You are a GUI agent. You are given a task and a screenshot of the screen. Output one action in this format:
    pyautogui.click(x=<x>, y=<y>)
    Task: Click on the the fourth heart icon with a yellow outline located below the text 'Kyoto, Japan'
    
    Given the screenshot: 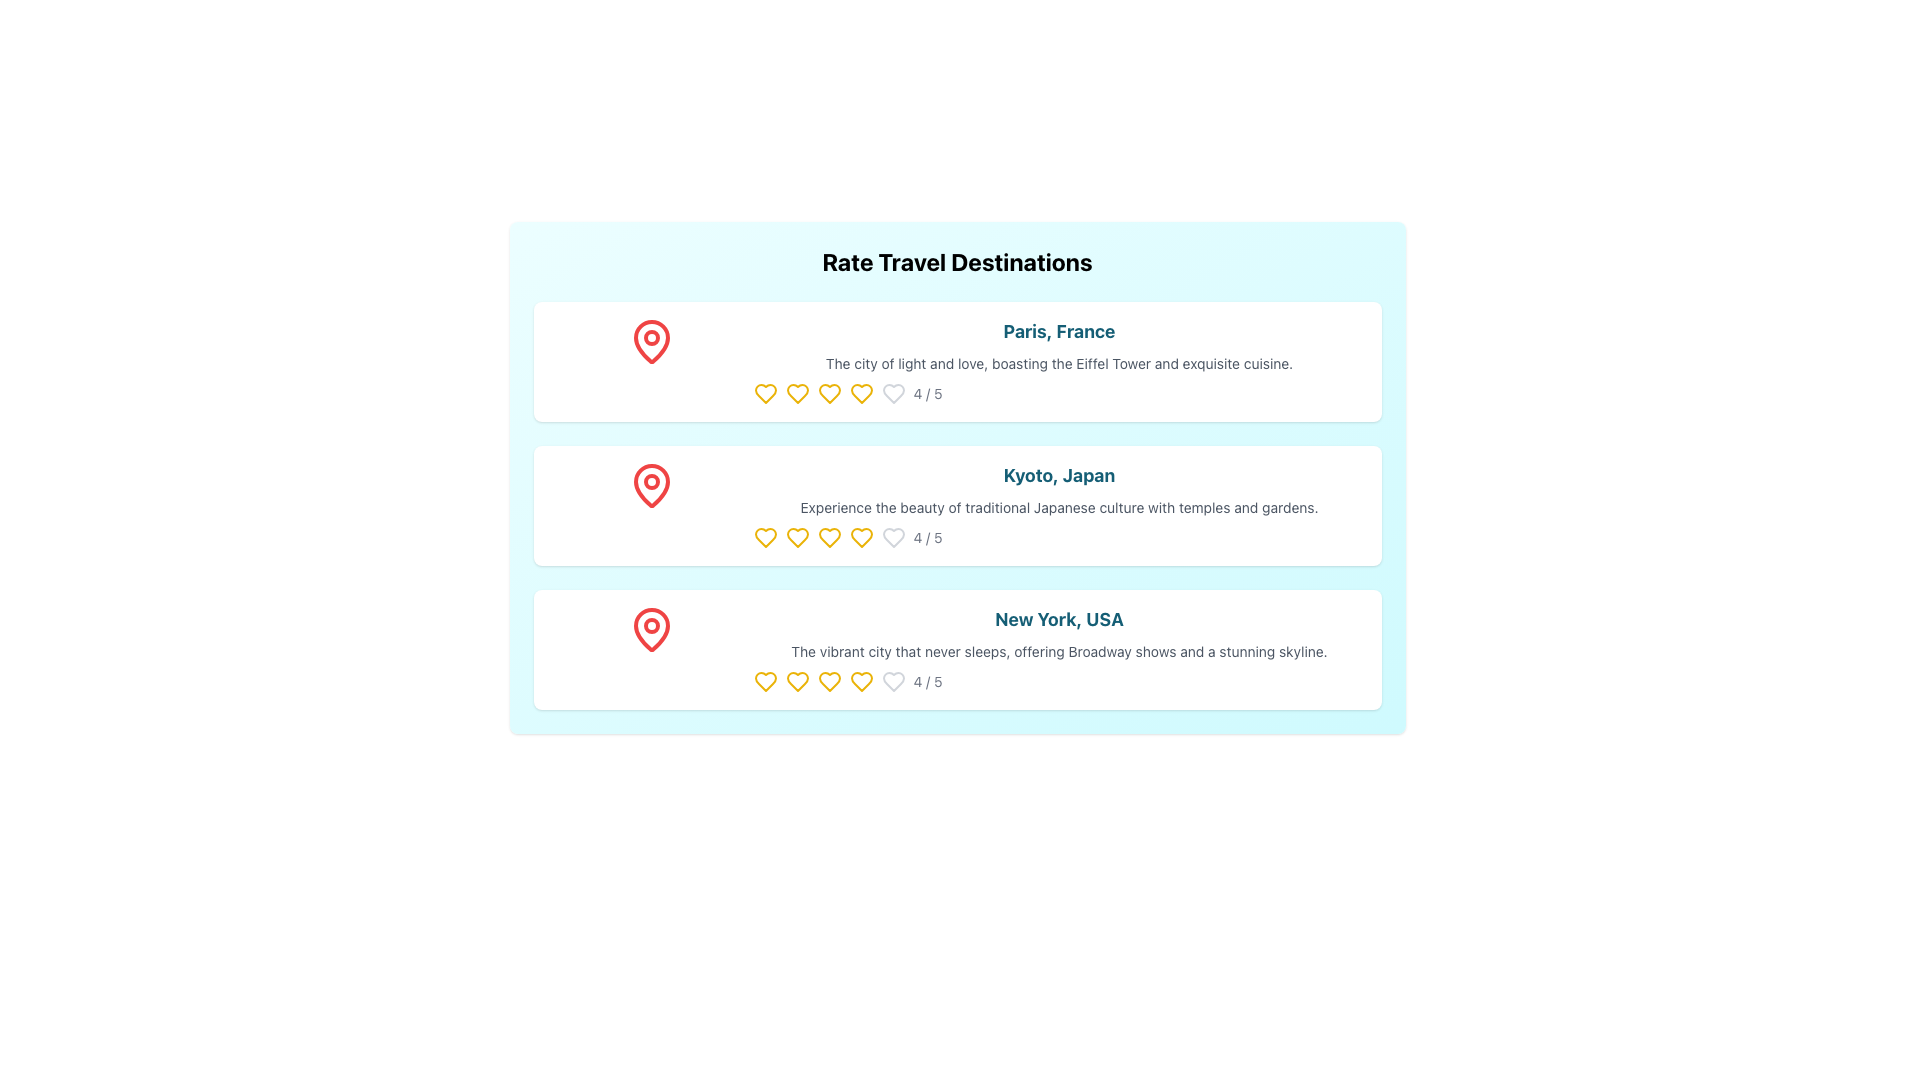 What is the action you would take?
    pyautogui.click(x=861, y=536)
    